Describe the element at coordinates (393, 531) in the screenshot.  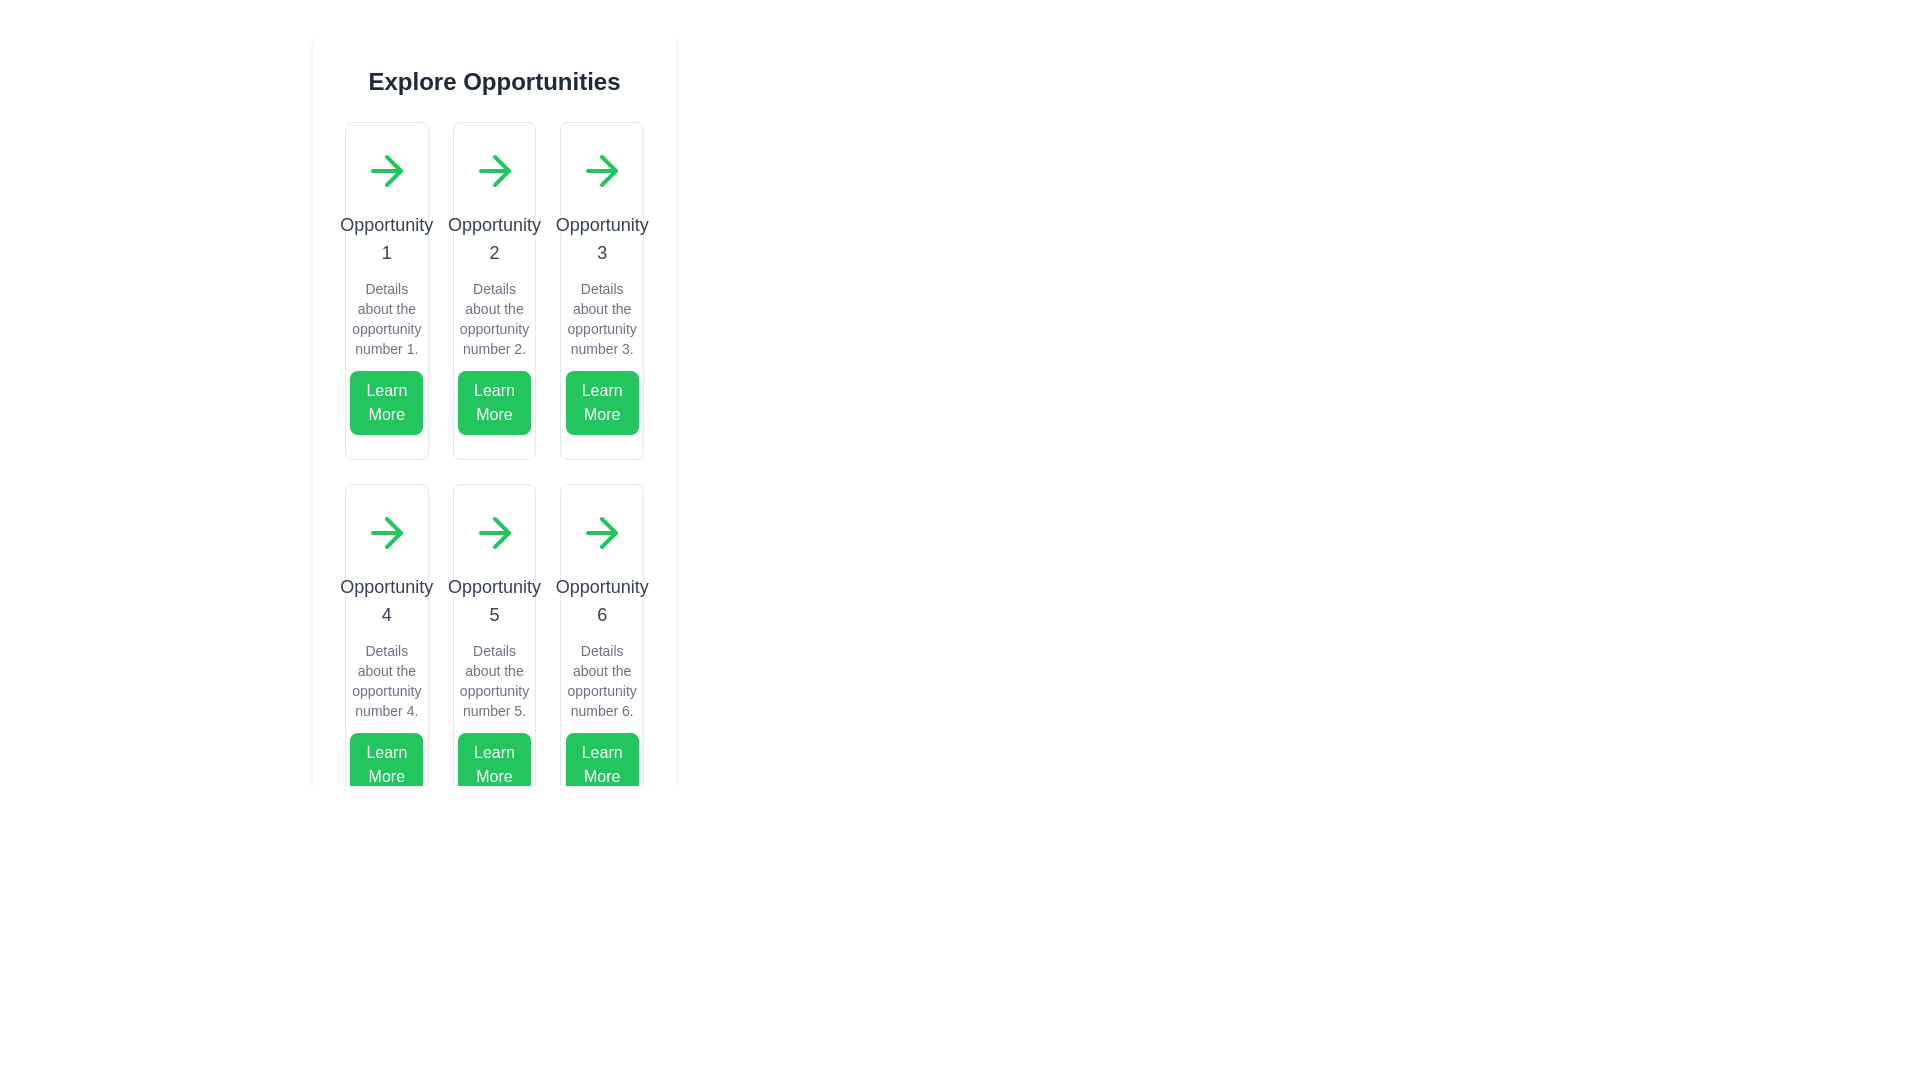
I see `the right-pointing arrow icon located in the second row, first column of the icon layout` at that location.